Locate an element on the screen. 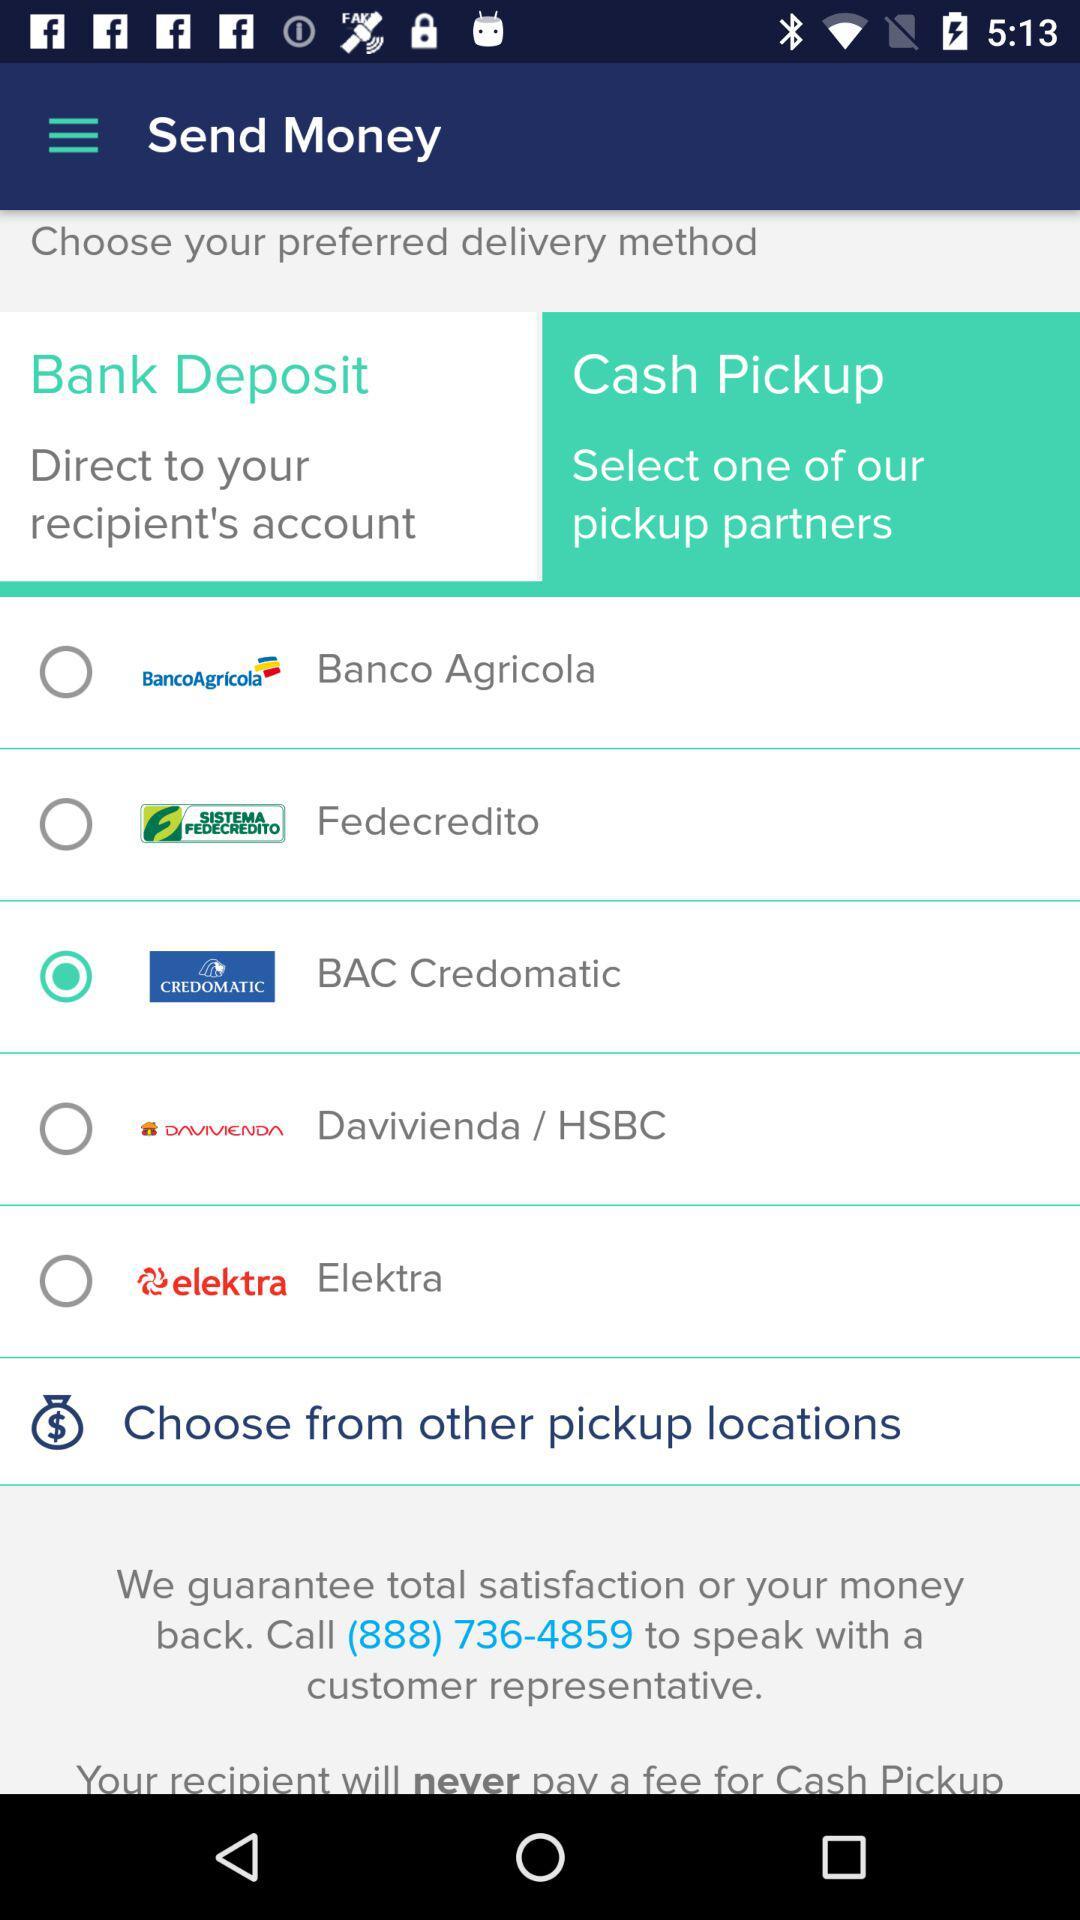 The height and width of the screenshot is (1920, 1080). the we guarantee total app is located at coordinates (540, 1677).